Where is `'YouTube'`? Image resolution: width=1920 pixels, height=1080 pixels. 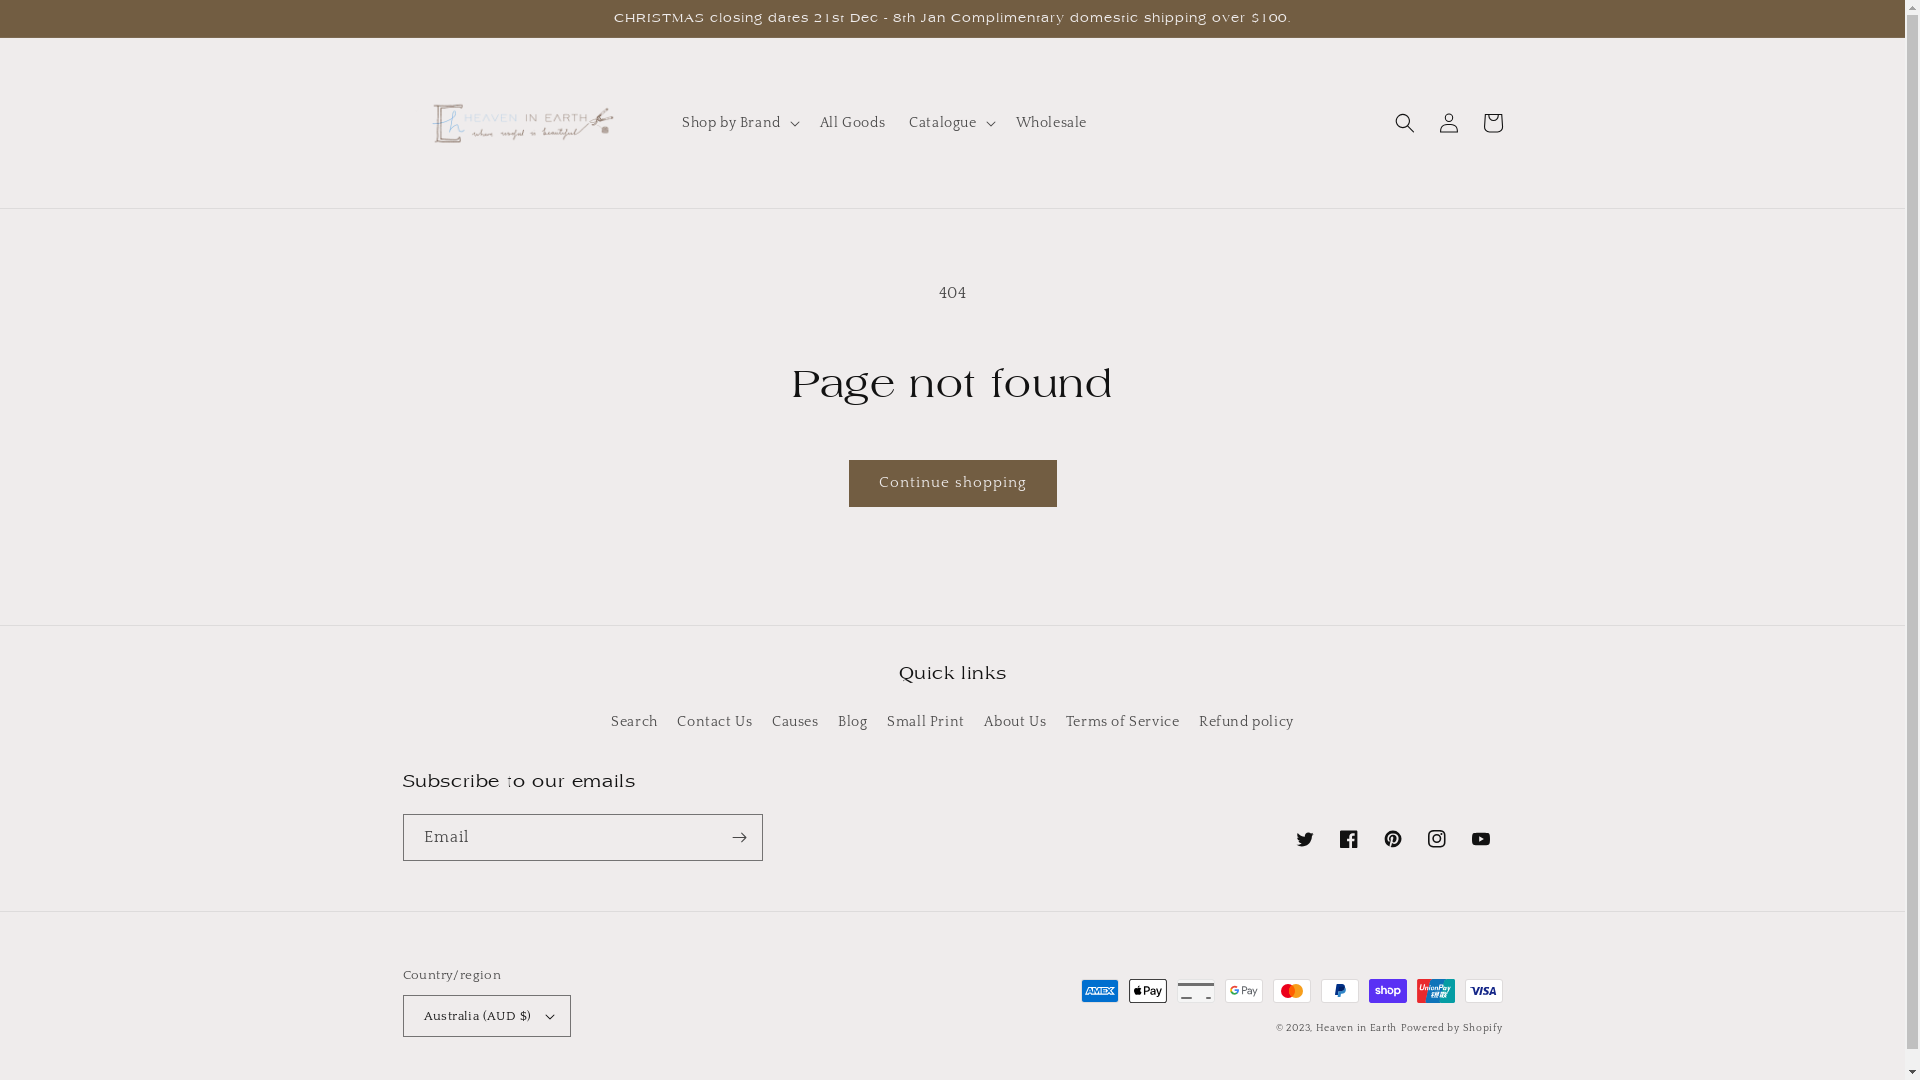 'YouTube' is located at coordinates (1479, 839).